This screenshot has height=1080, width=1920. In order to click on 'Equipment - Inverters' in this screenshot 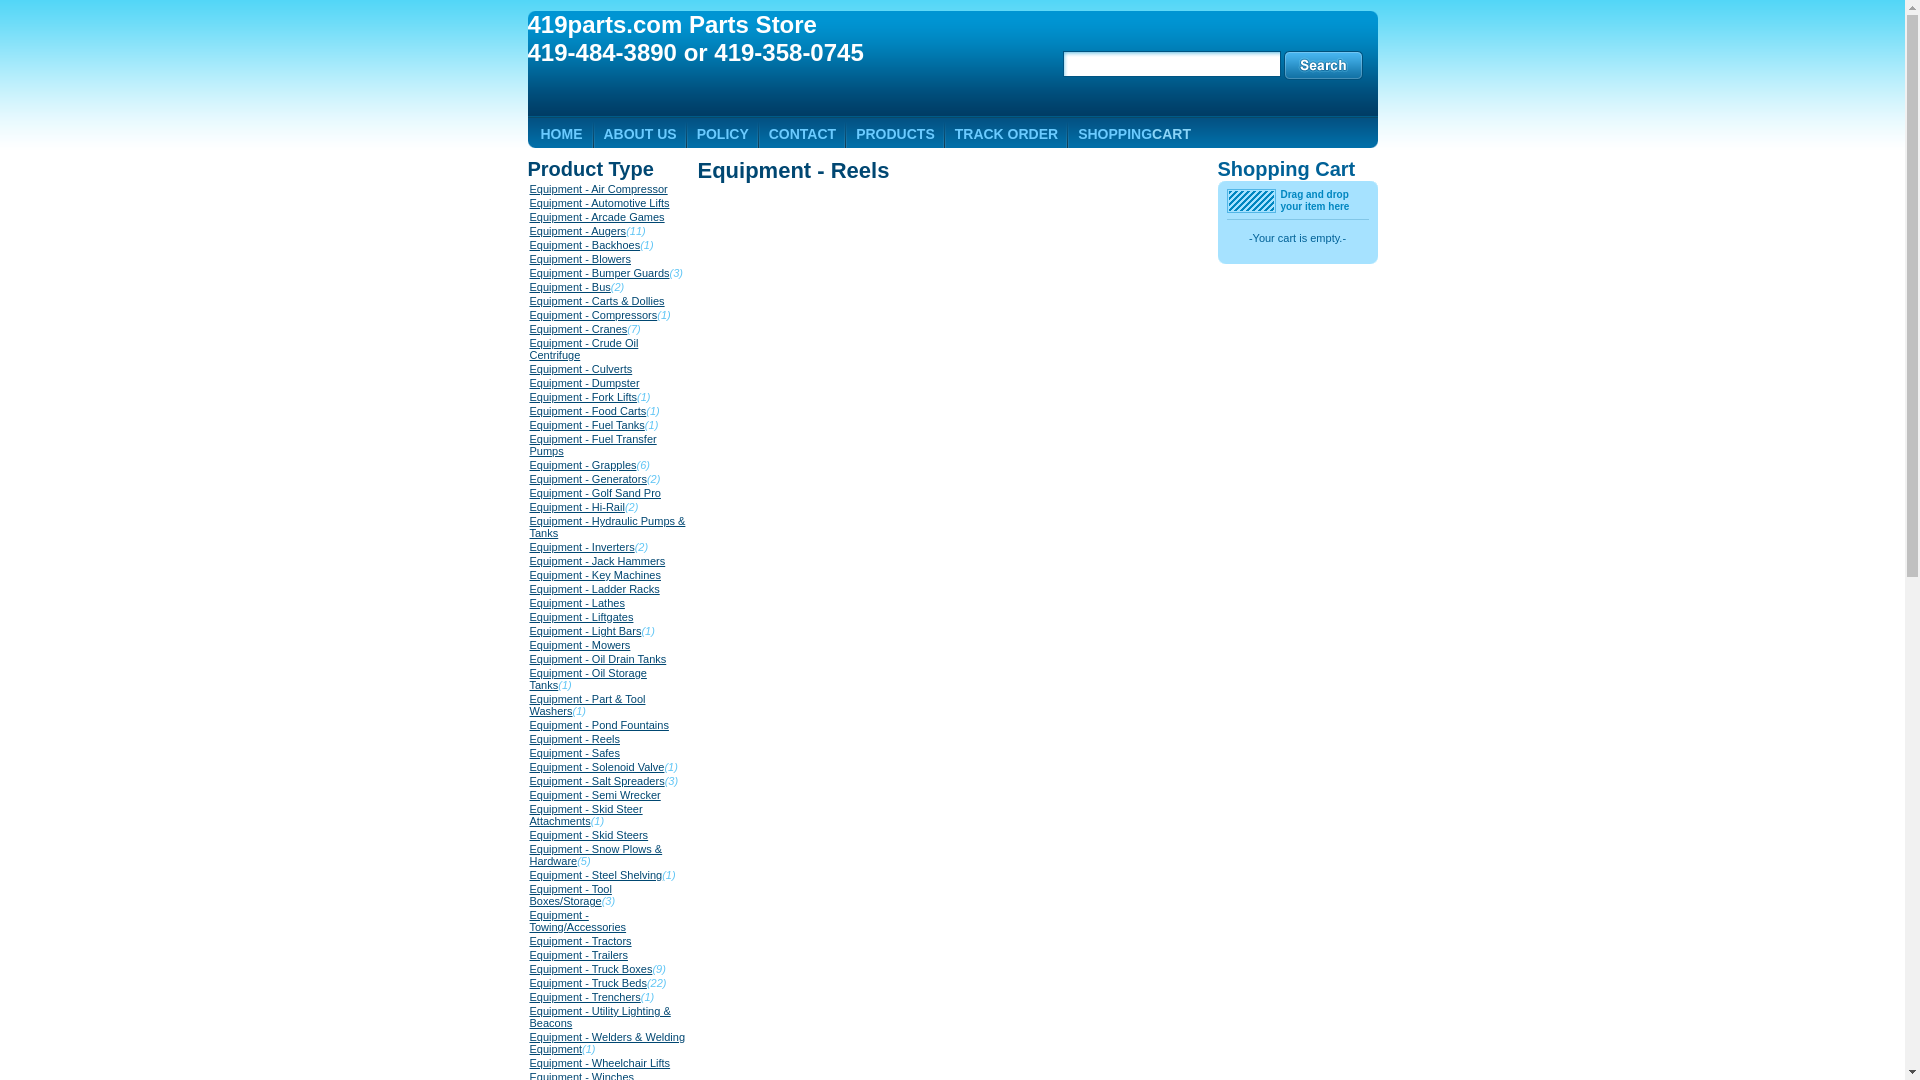, I will do `click(581, 547)`.